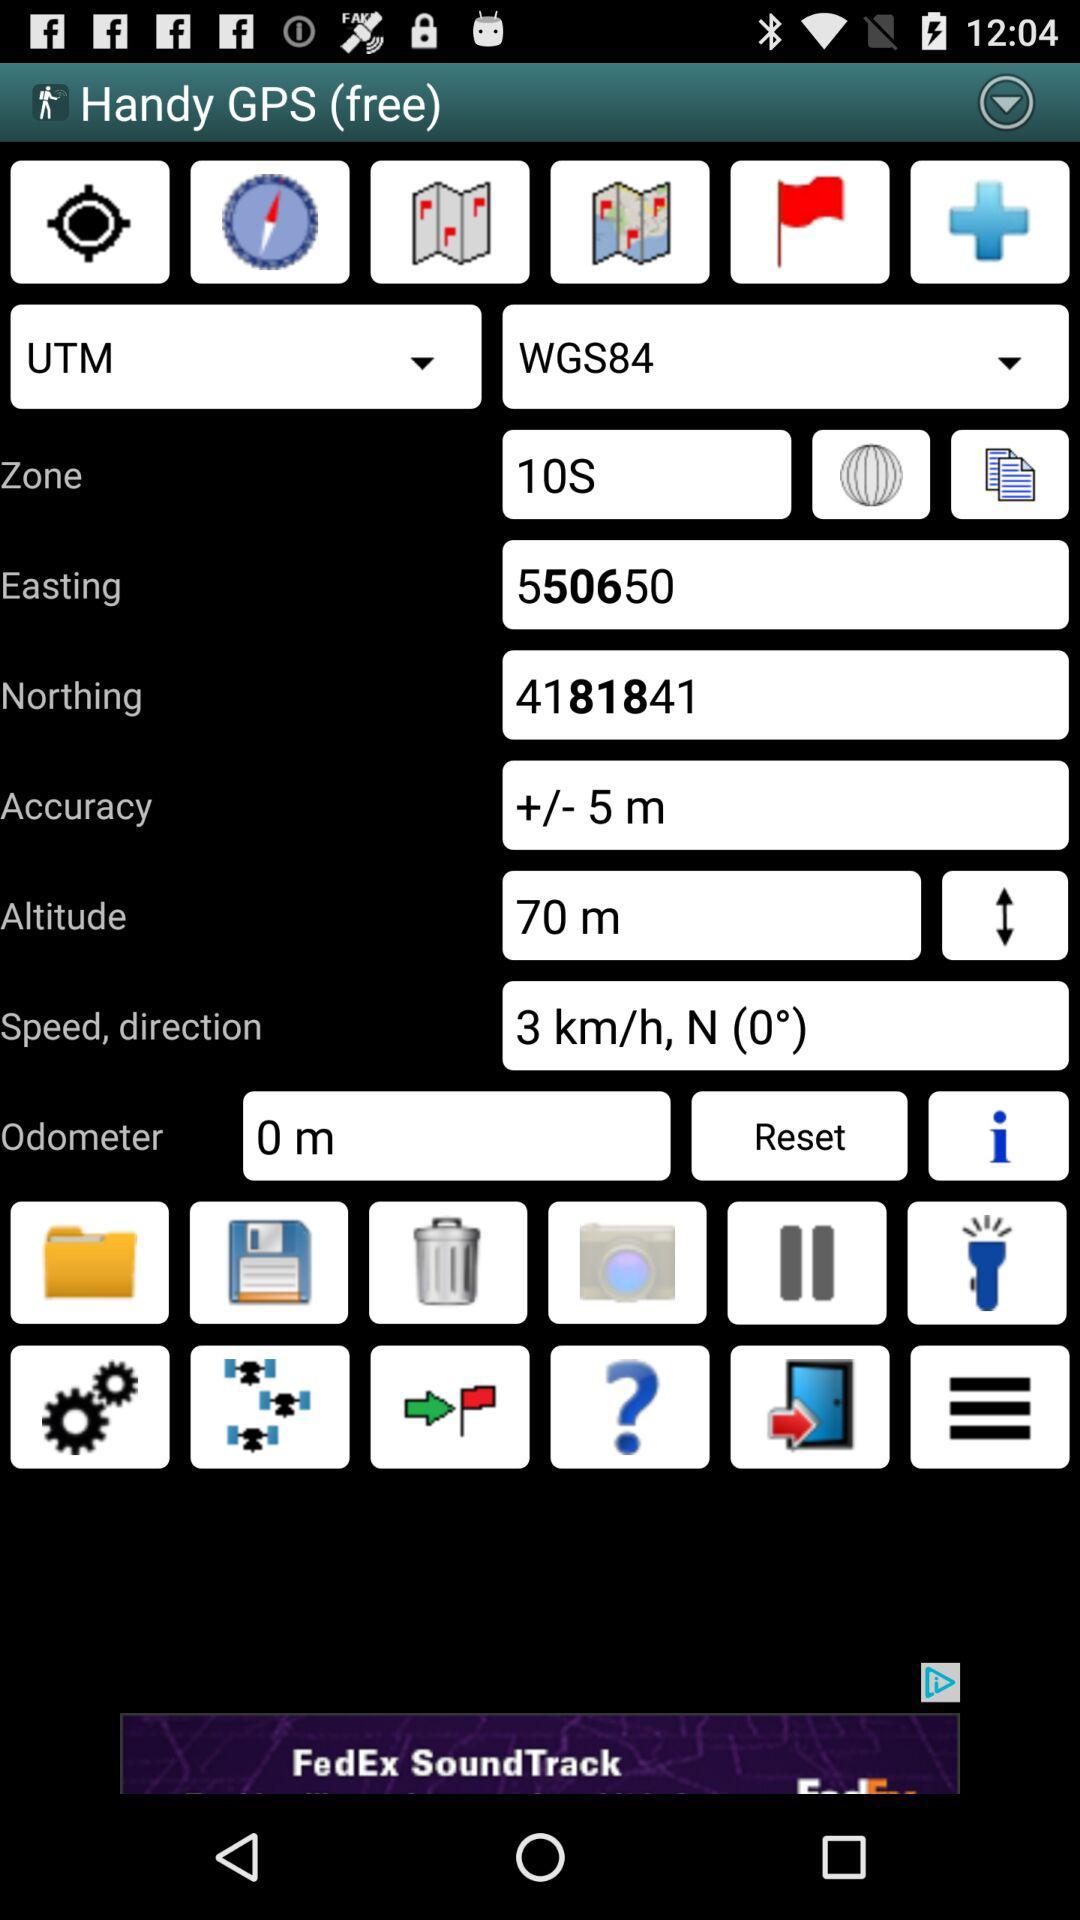  What do you see at coordinates (267, 1351) in the screenshot?
I see `the save icon` at bounding box center [267, 1351].